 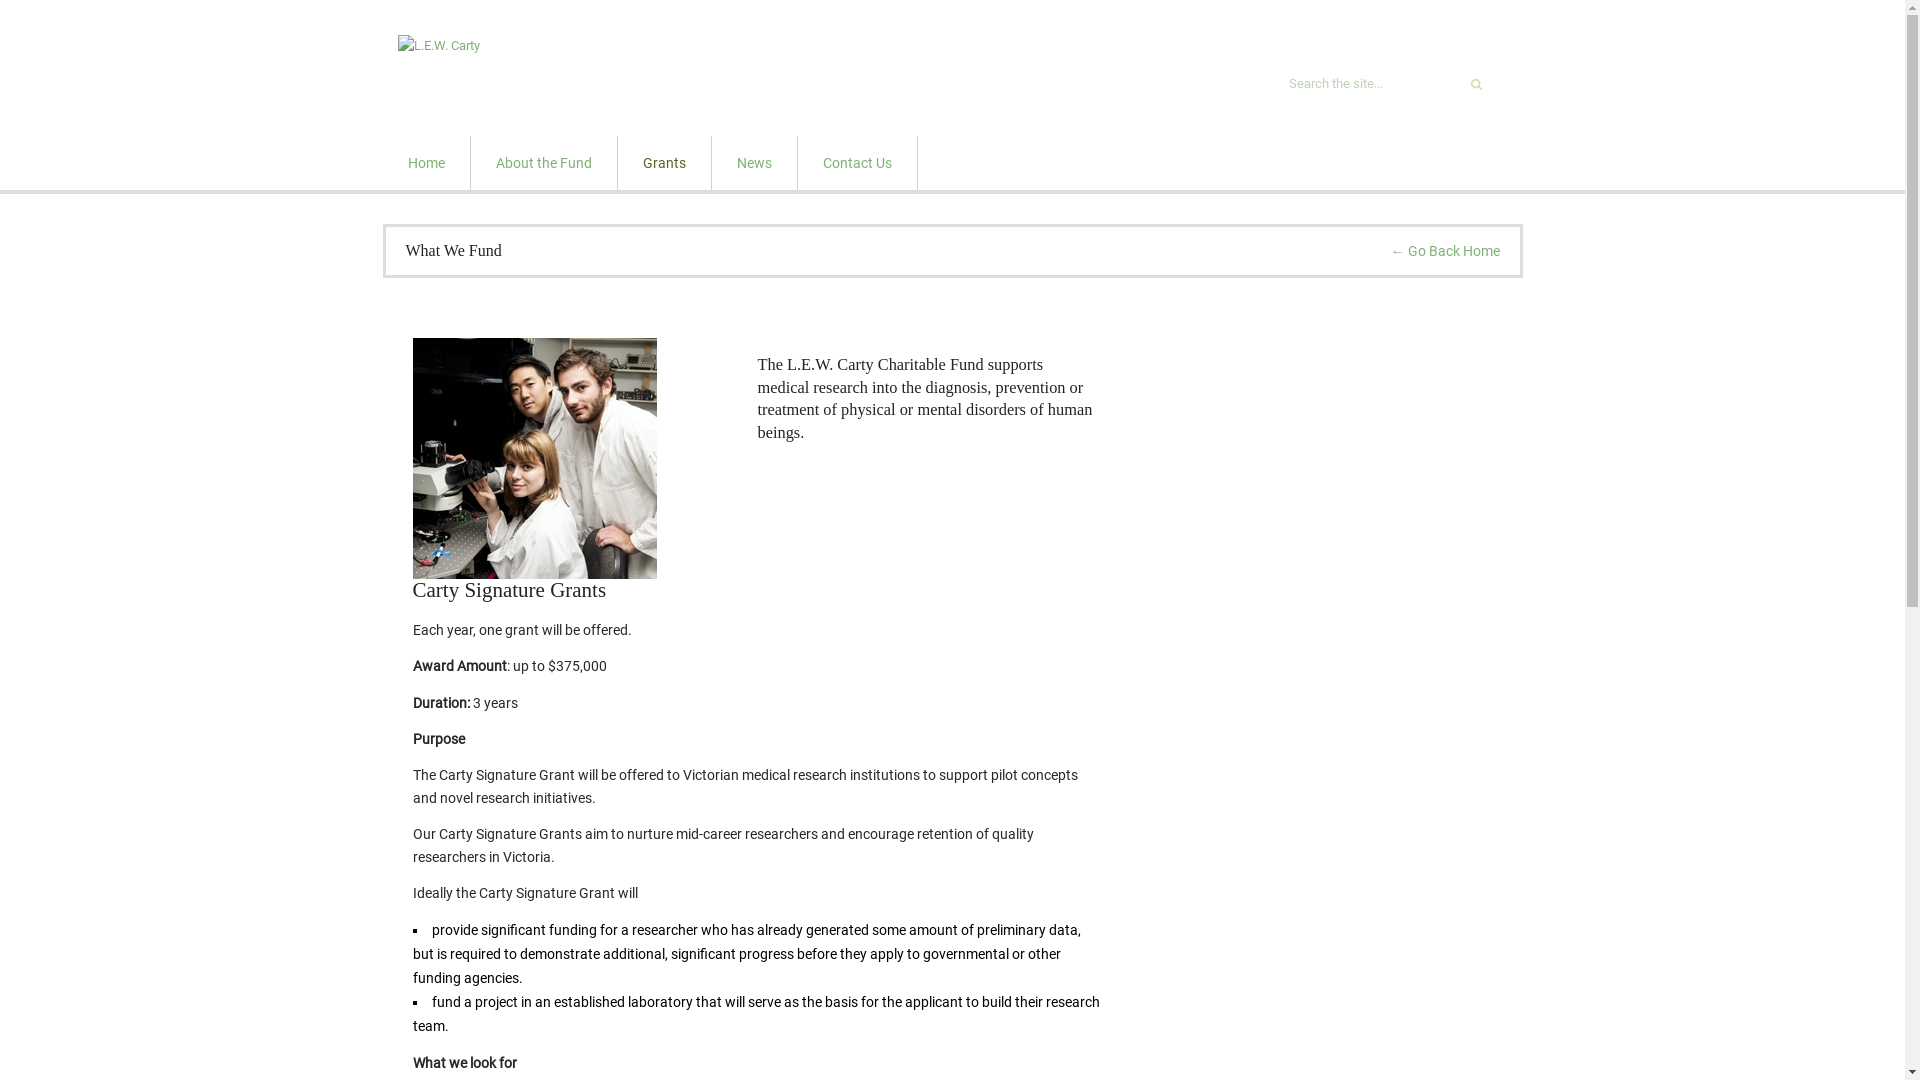 What do you see at coordinates (543, 161) in the screenshot?
I see `'About the Fund'` at bounding box center [543, 161].